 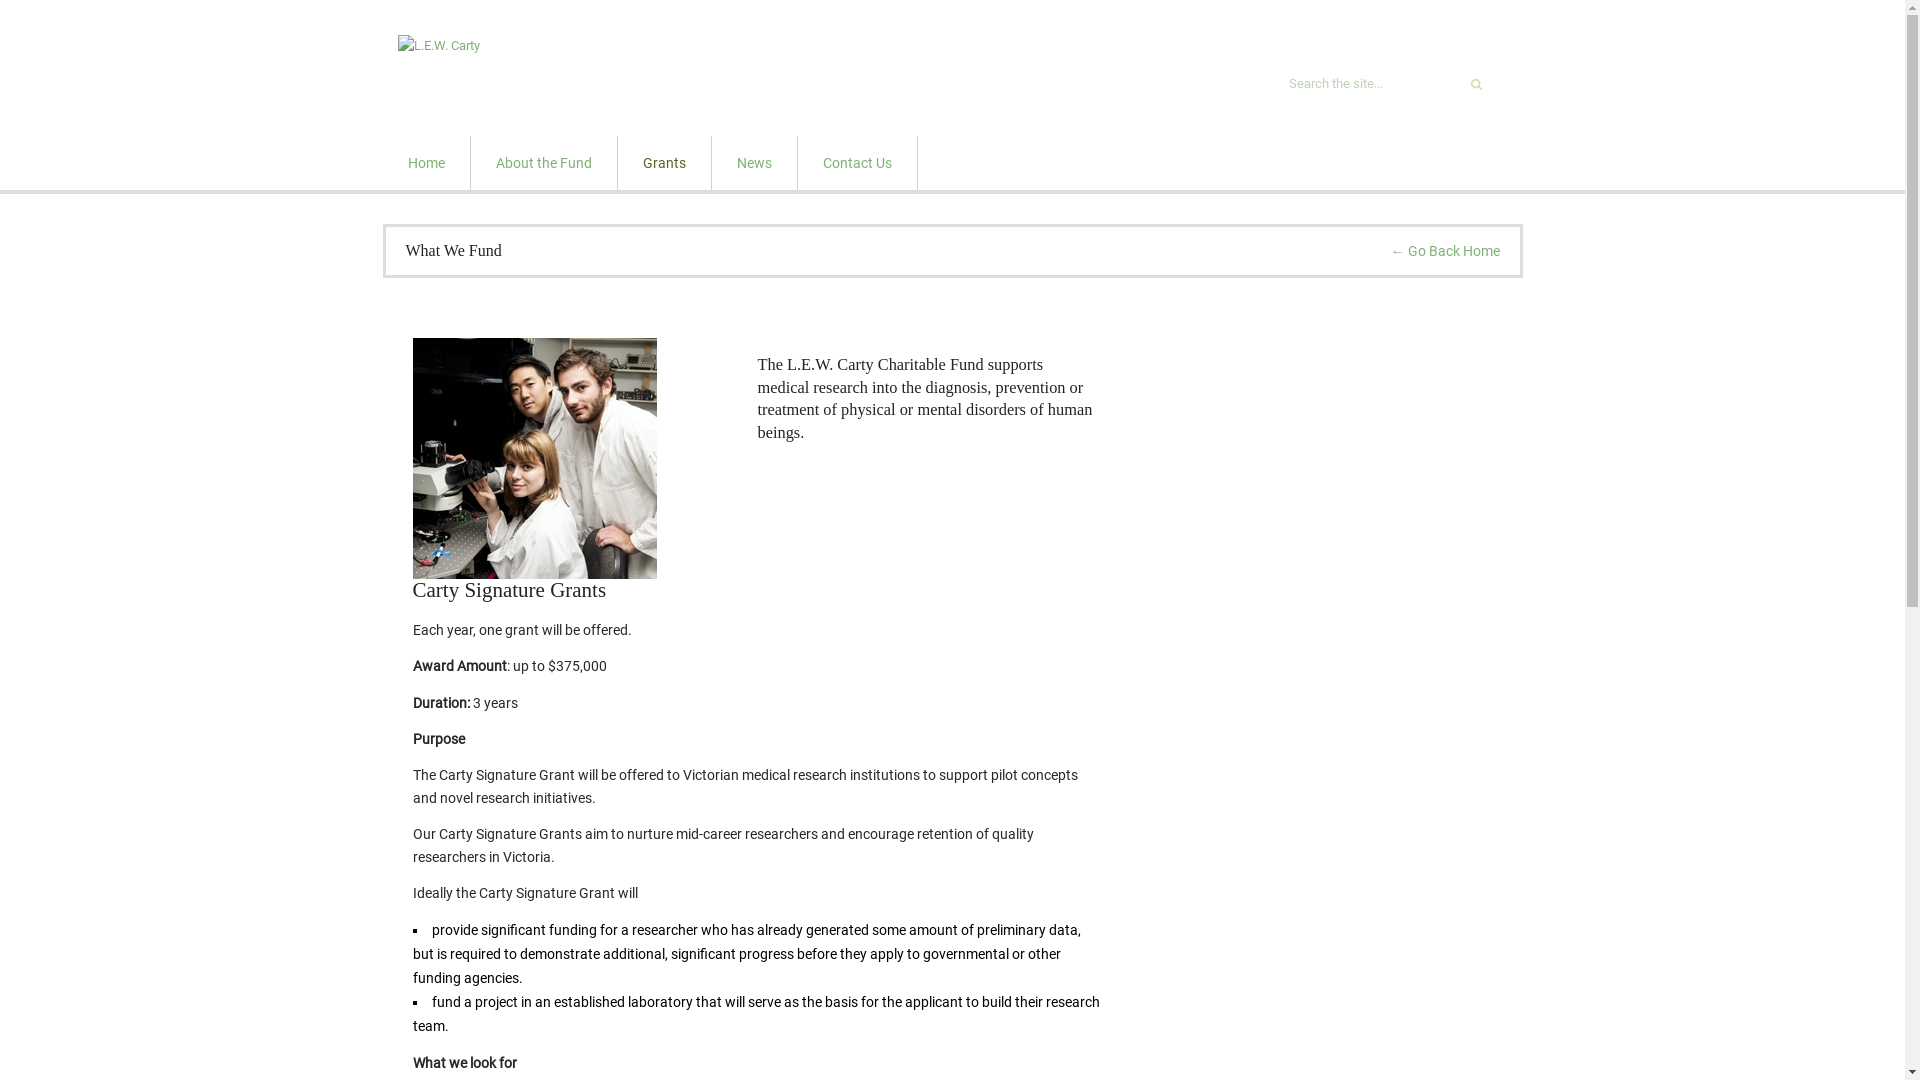 What do you see at coordinates (543, 161) in the screenshot?
I see `'About the Fund'` at bounding box center [543, 161].